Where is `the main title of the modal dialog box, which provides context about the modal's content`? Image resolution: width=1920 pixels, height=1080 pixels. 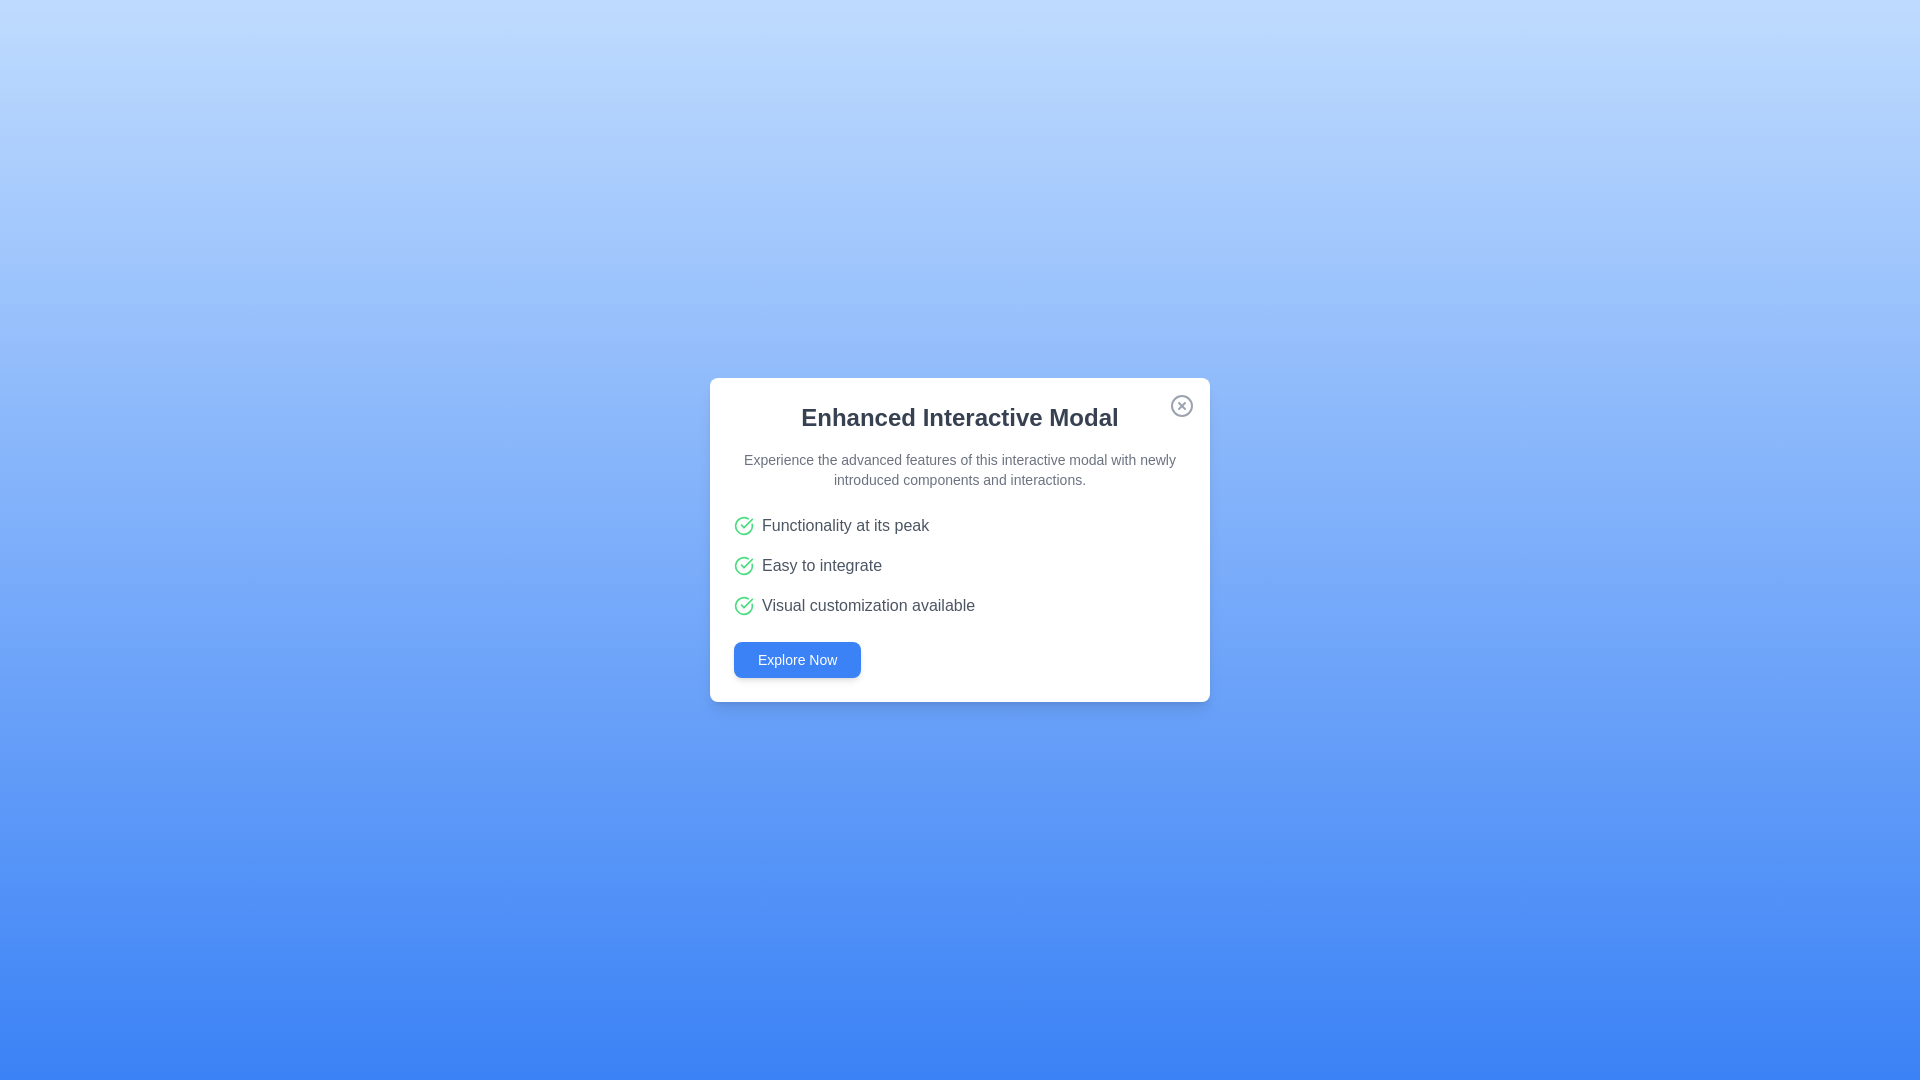 the main title of the modal dialog box, which provides context about the modal's content is located at coordinates (960, 416).